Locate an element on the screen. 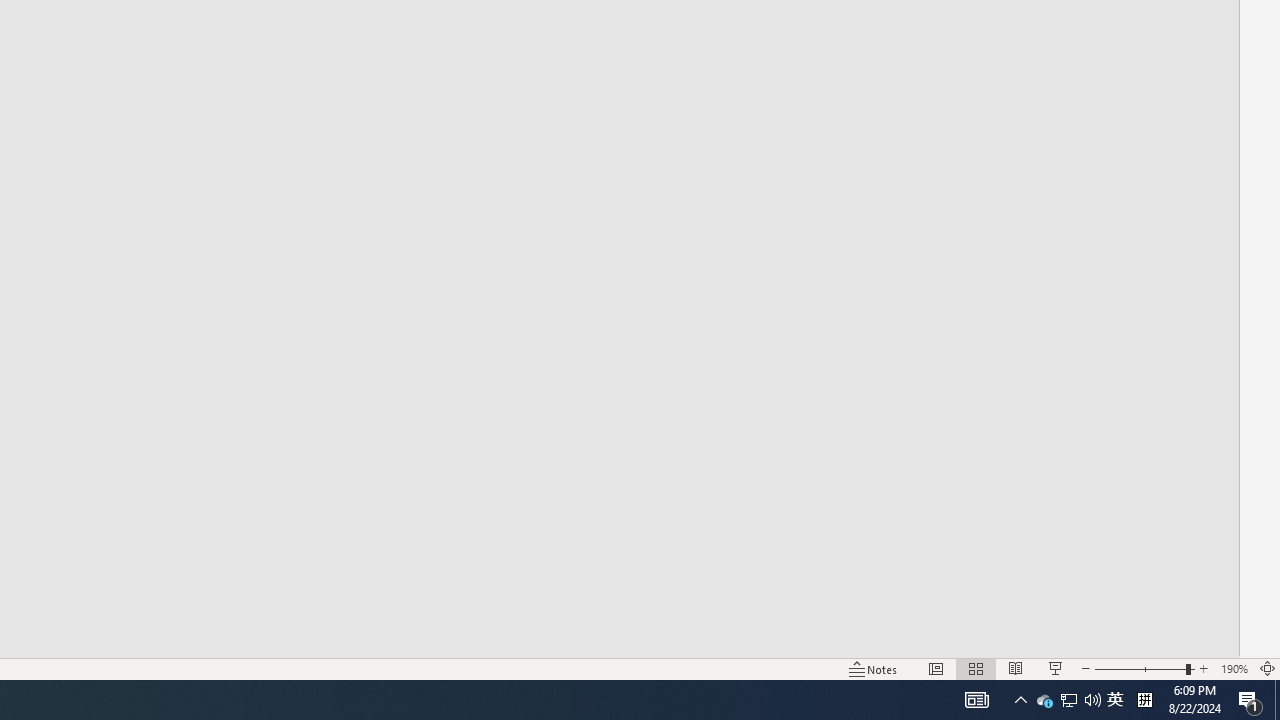 This screenshot has width=1280, height=720. 'Zoom 190%' is located at coordinates (1233, 669).